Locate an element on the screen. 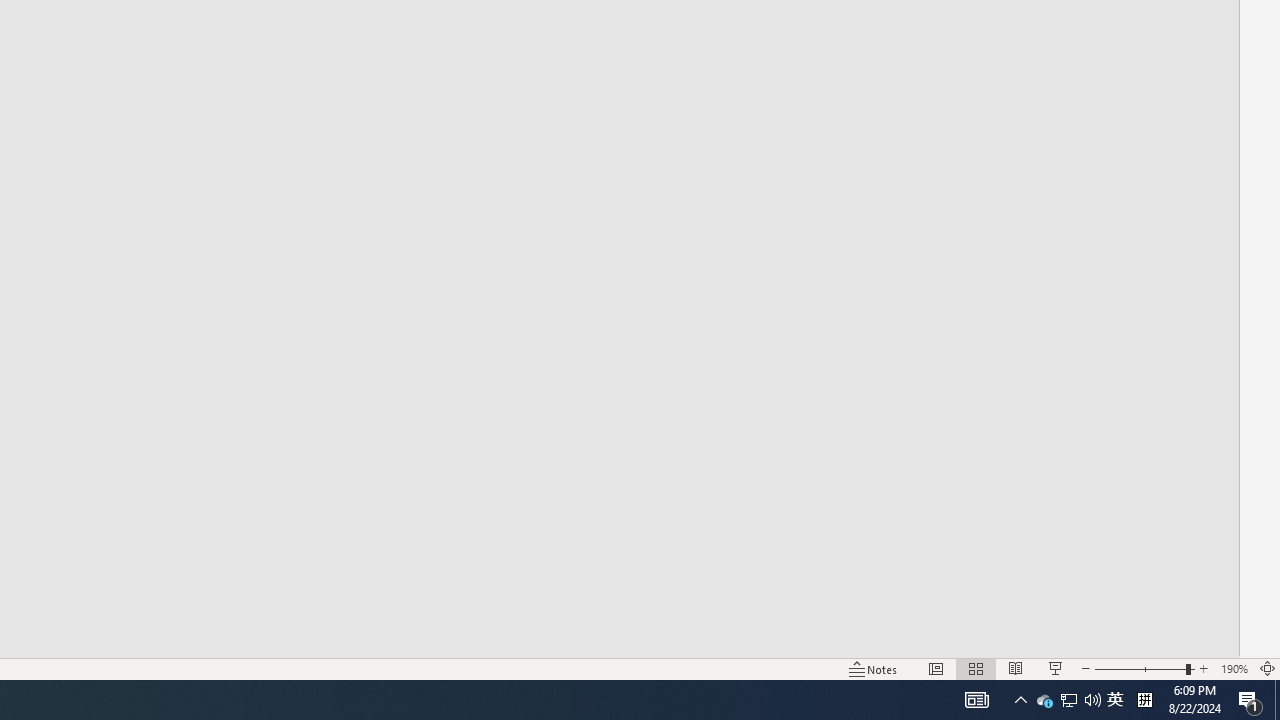 This screenshot has width=1280, height=720. 'Zoom 190%' is located at coordinates (1233, 669).